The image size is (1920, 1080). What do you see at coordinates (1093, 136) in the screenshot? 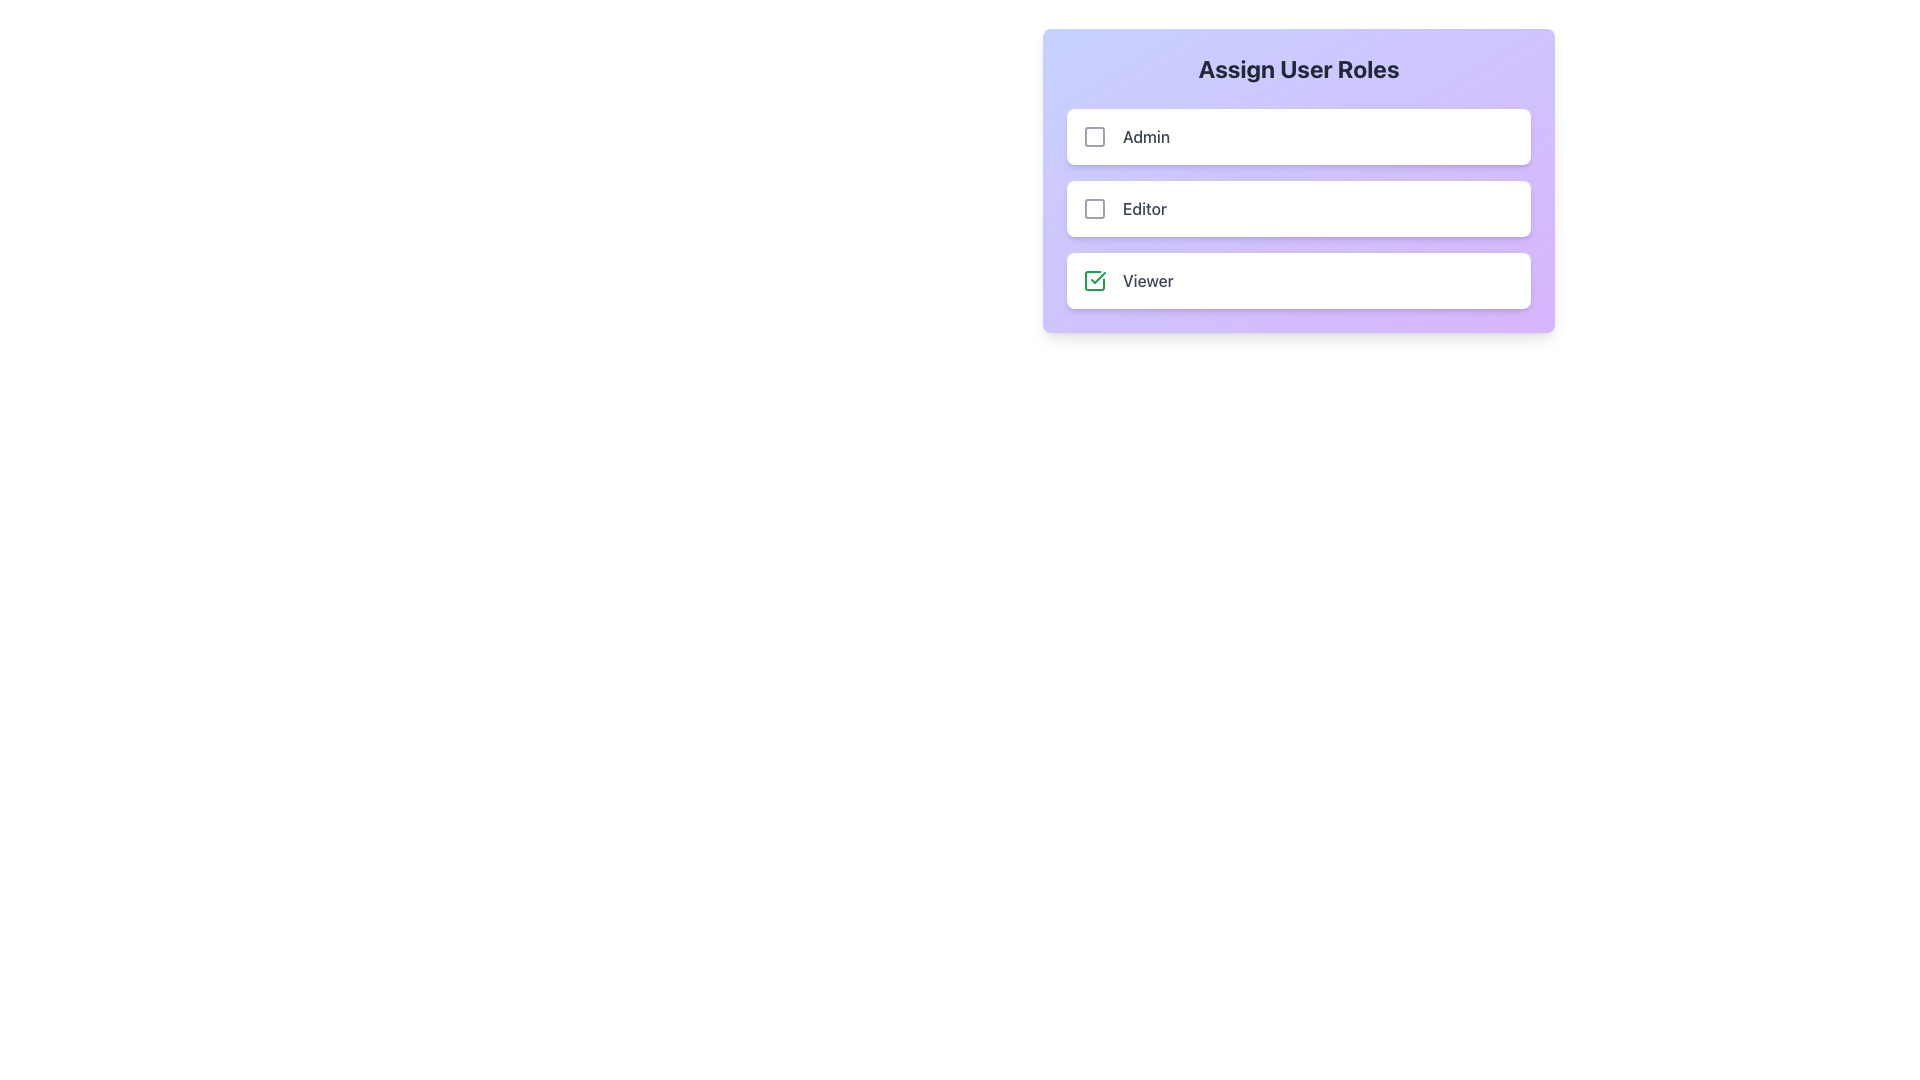
I see `the checkbox associated with the 'Admin' role option, which is represented by a small rectangular shape with rounded corners within the 'Assign User Roles' interface` at bounding box center [1093, 136].